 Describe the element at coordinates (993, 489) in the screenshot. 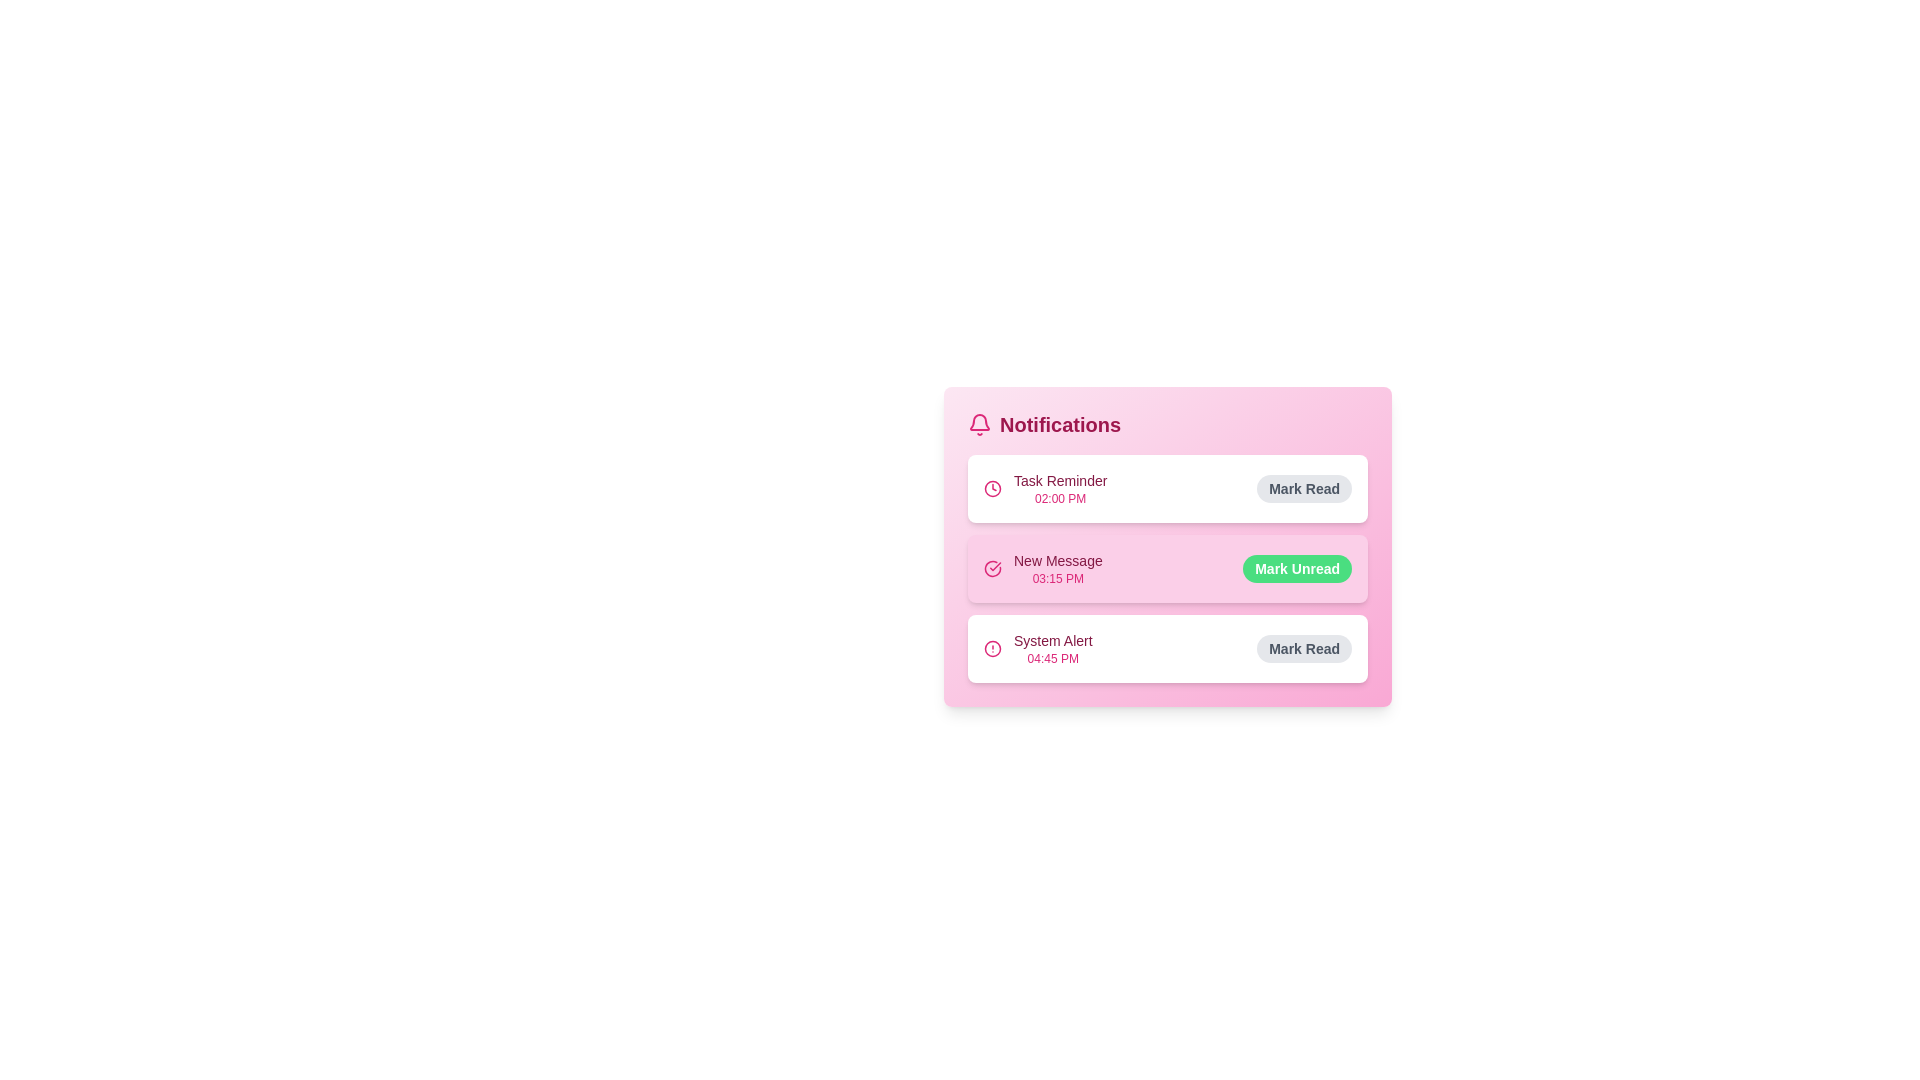

I see `the icon representing the notification type Task Reminder` at that location.